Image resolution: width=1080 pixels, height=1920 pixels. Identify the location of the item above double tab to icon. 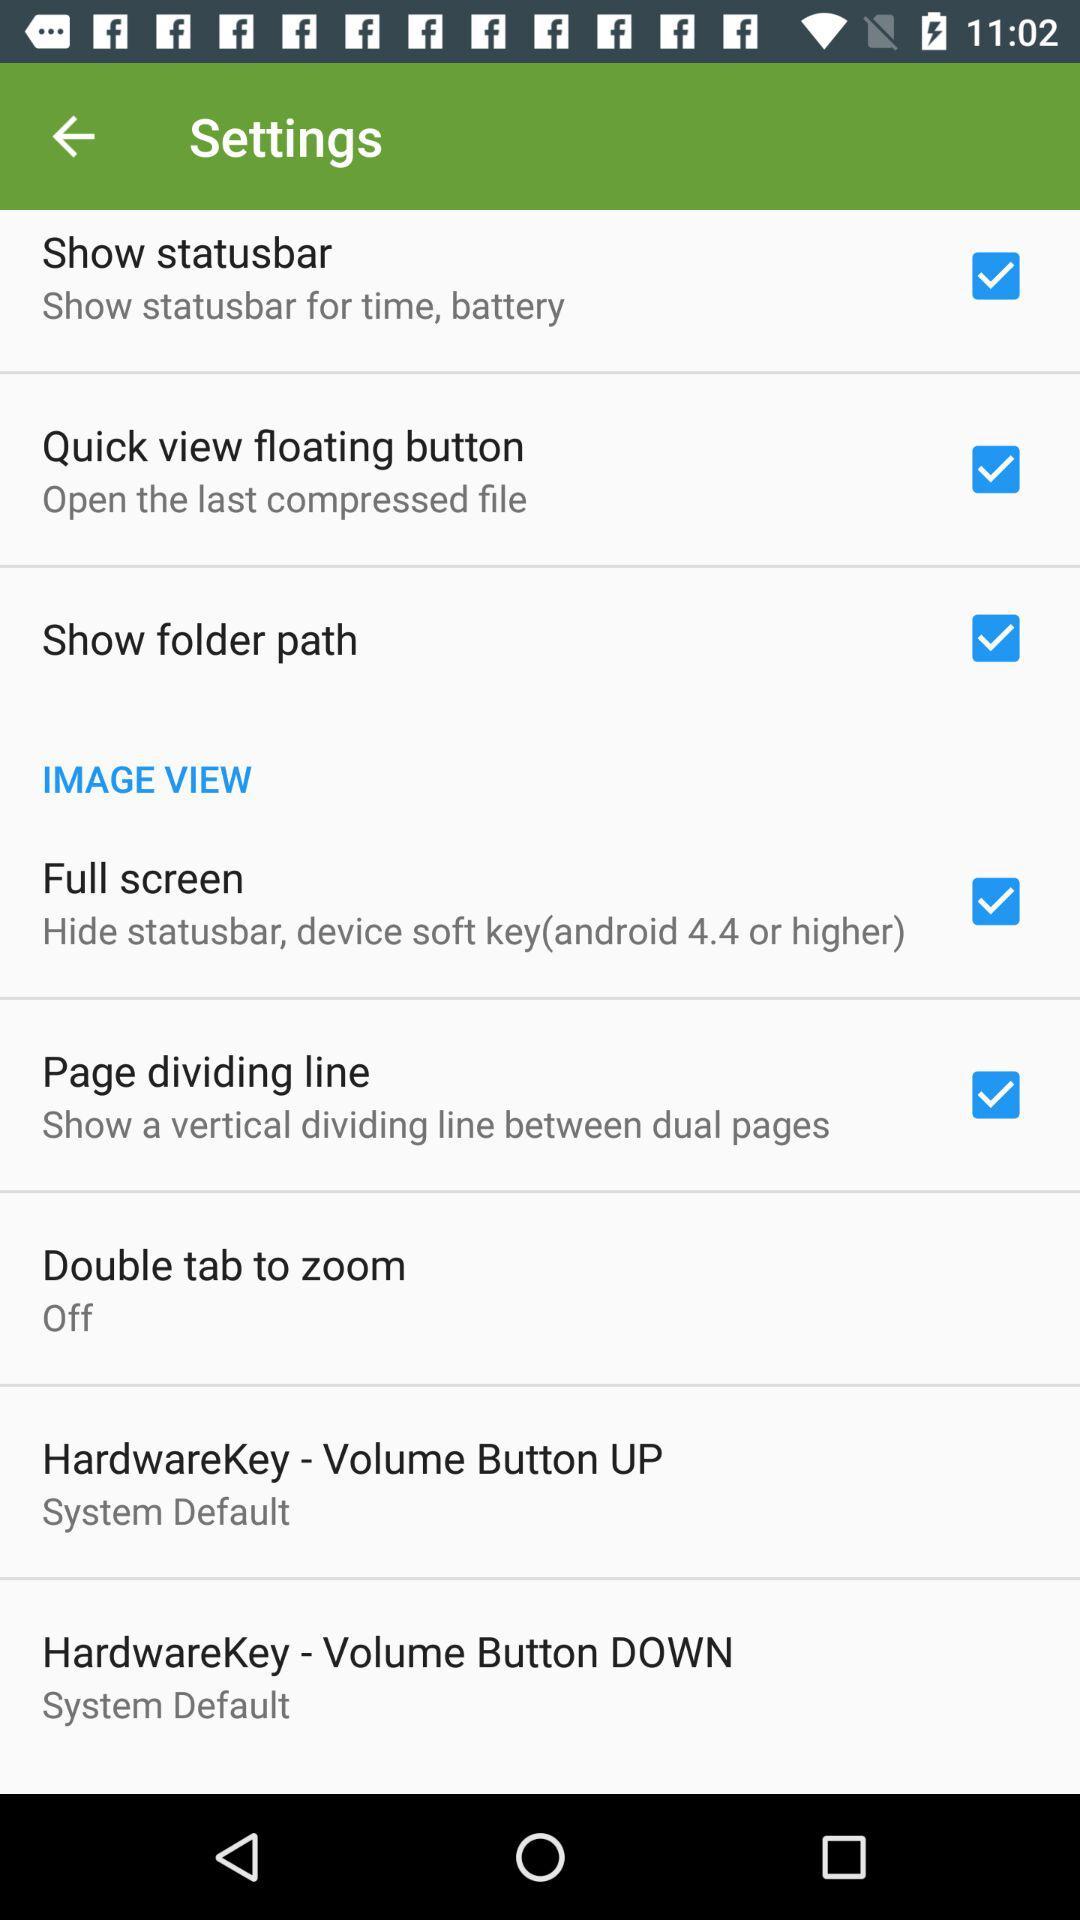
(435, 1123).